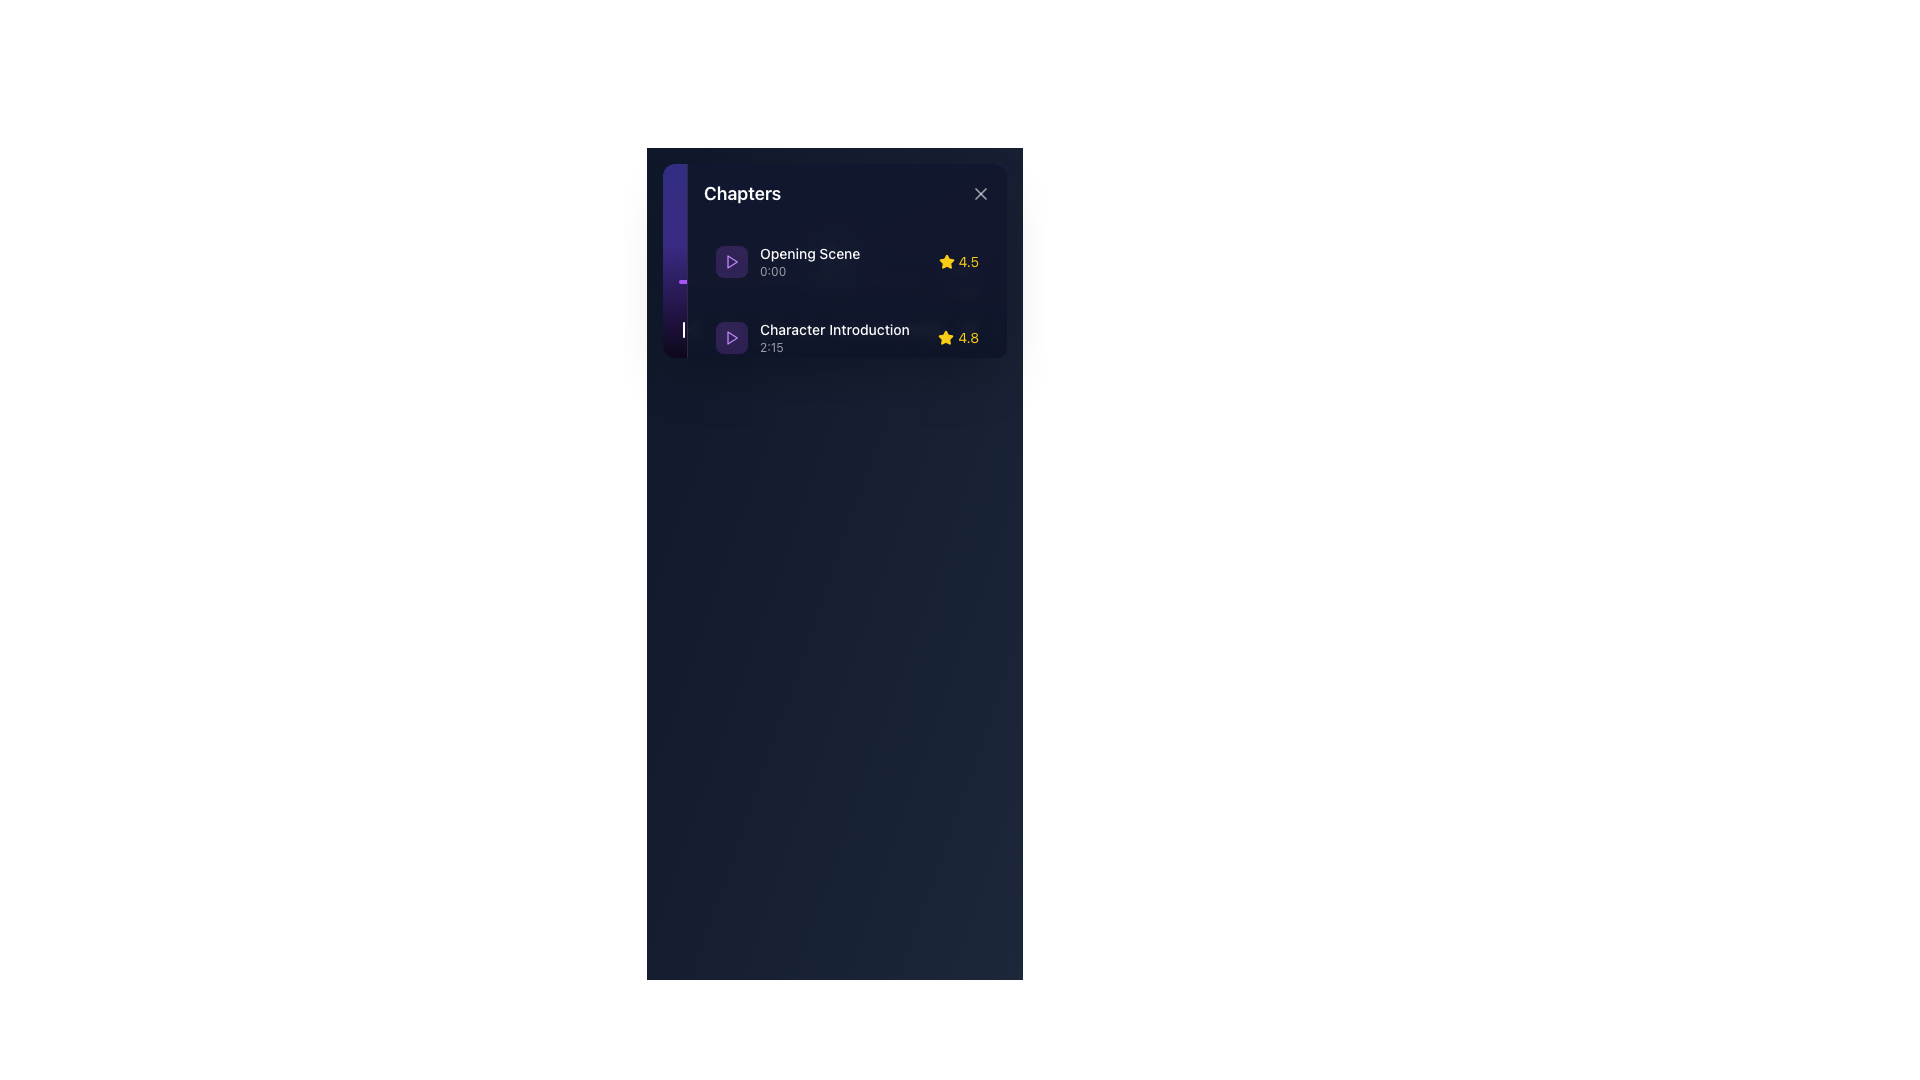 This screenshot has width=1920, height=1080. Describe the element at coordinates (835, 329) in the screenshot. I see `the 'Character Introduction' text label, which is the second chapter title in the list of chapters` at that location.